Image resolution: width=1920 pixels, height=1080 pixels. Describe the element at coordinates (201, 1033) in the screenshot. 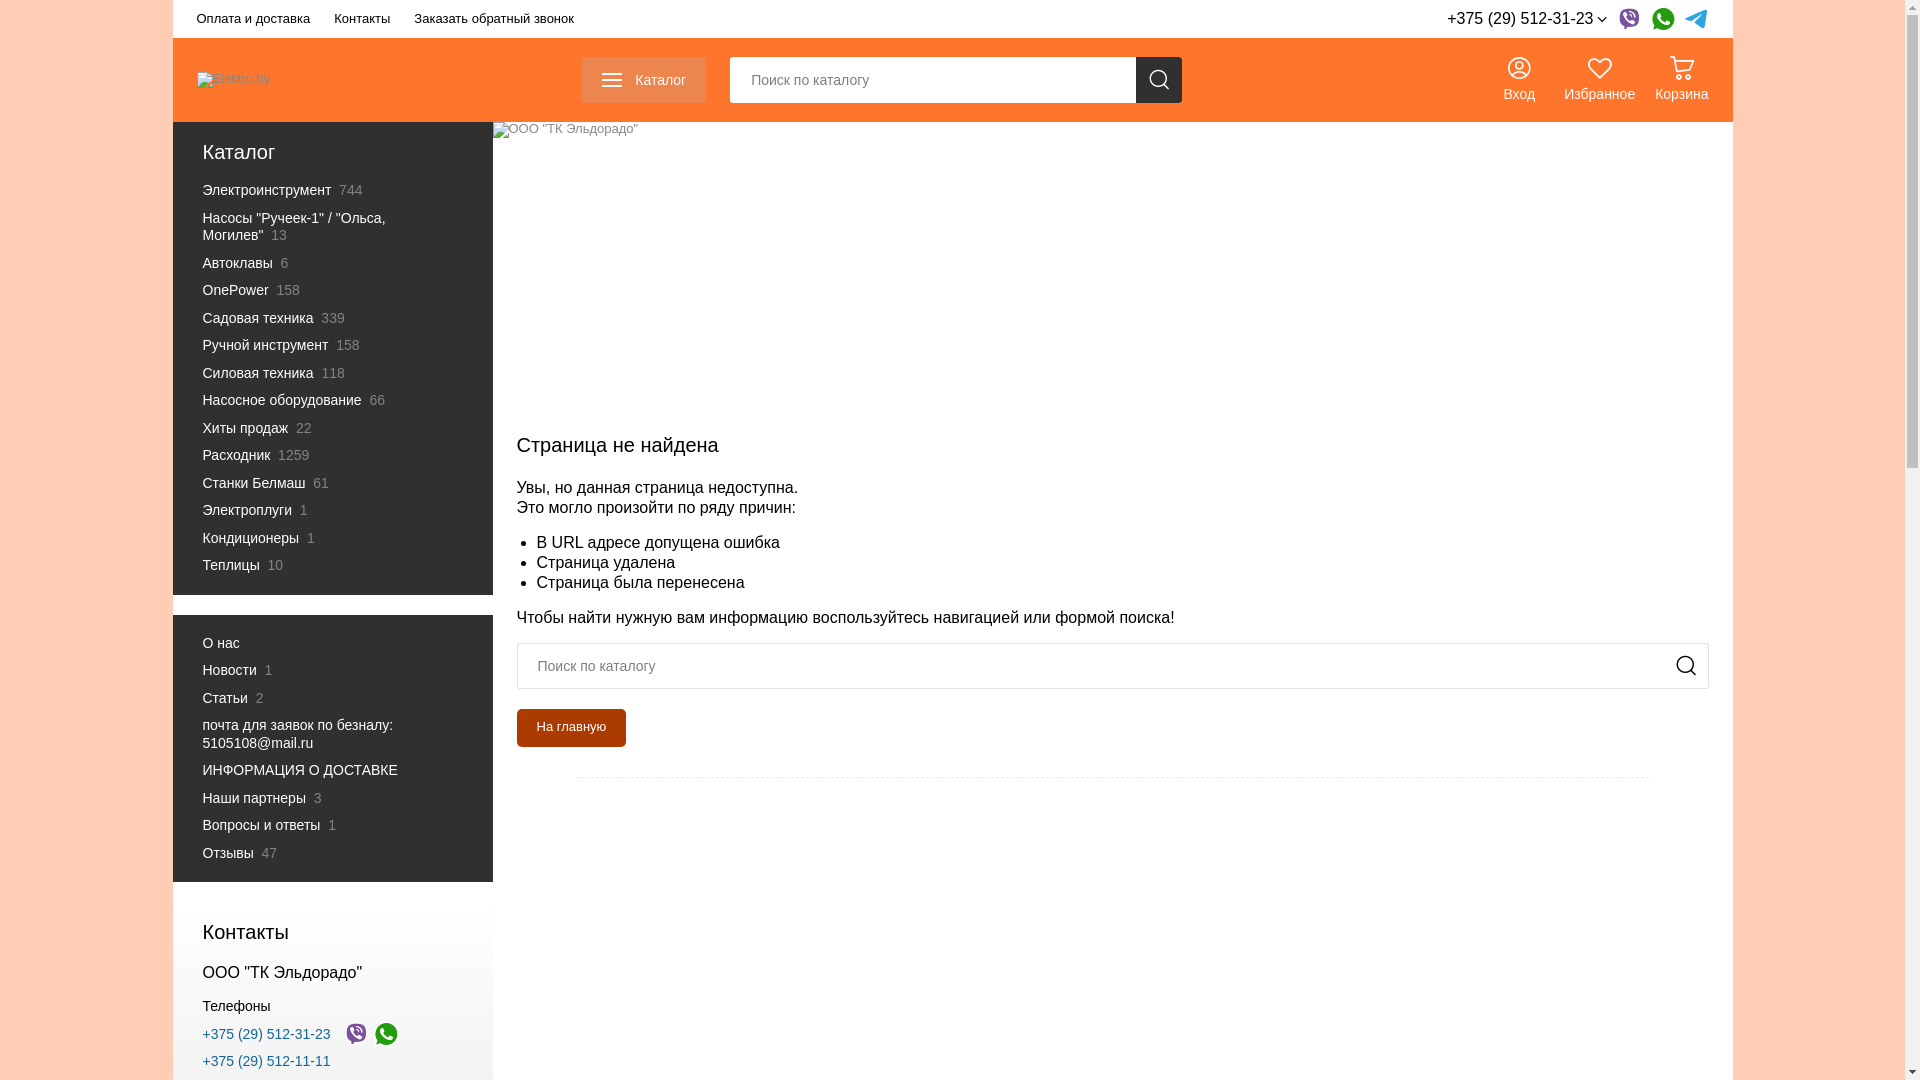

I see `'+375 (29) 512-31-23'` at that location.